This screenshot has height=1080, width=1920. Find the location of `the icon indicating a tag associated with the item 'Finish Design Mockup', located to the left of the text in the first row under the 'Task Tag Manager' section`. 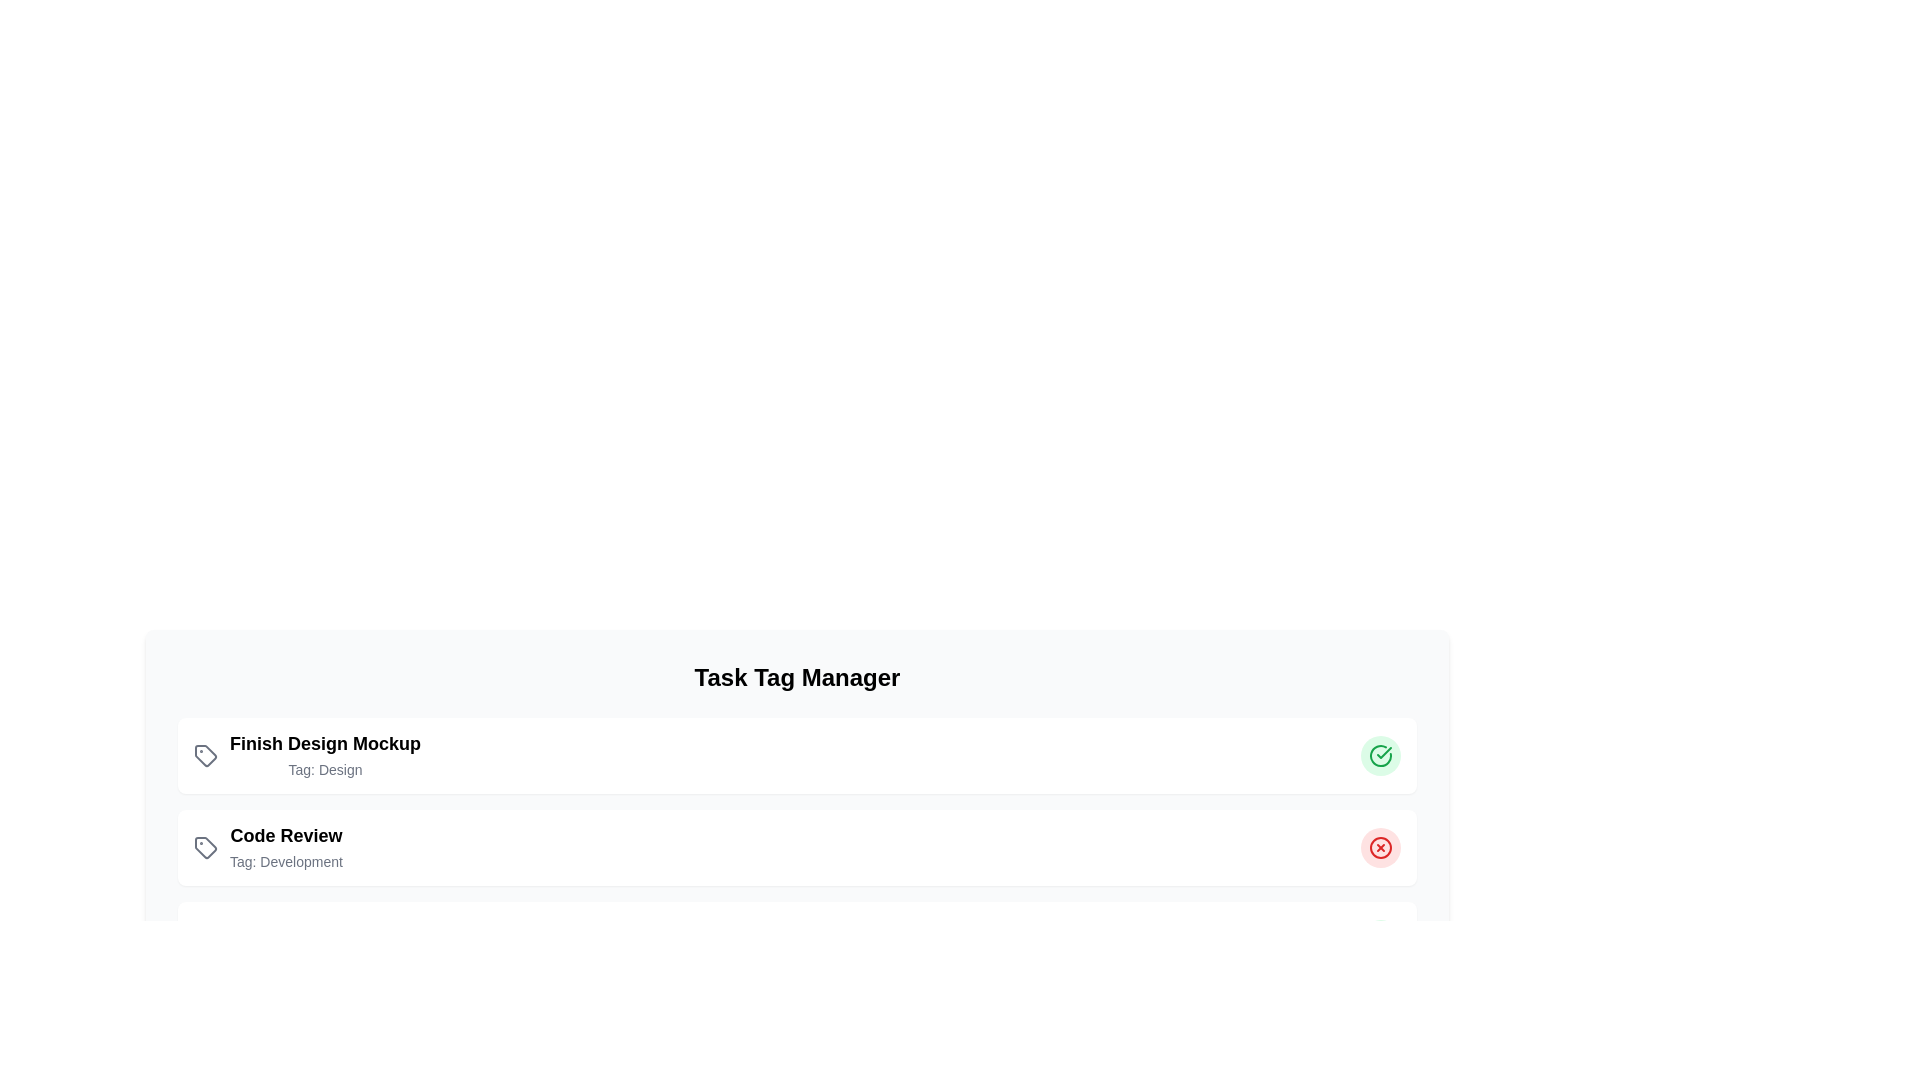

the icon indicating a tag associated with the item 'Finish Design Mockup', located to the left of the text in the first row under the 'Task Tag Manager' section is located at coordinates (206, 756).